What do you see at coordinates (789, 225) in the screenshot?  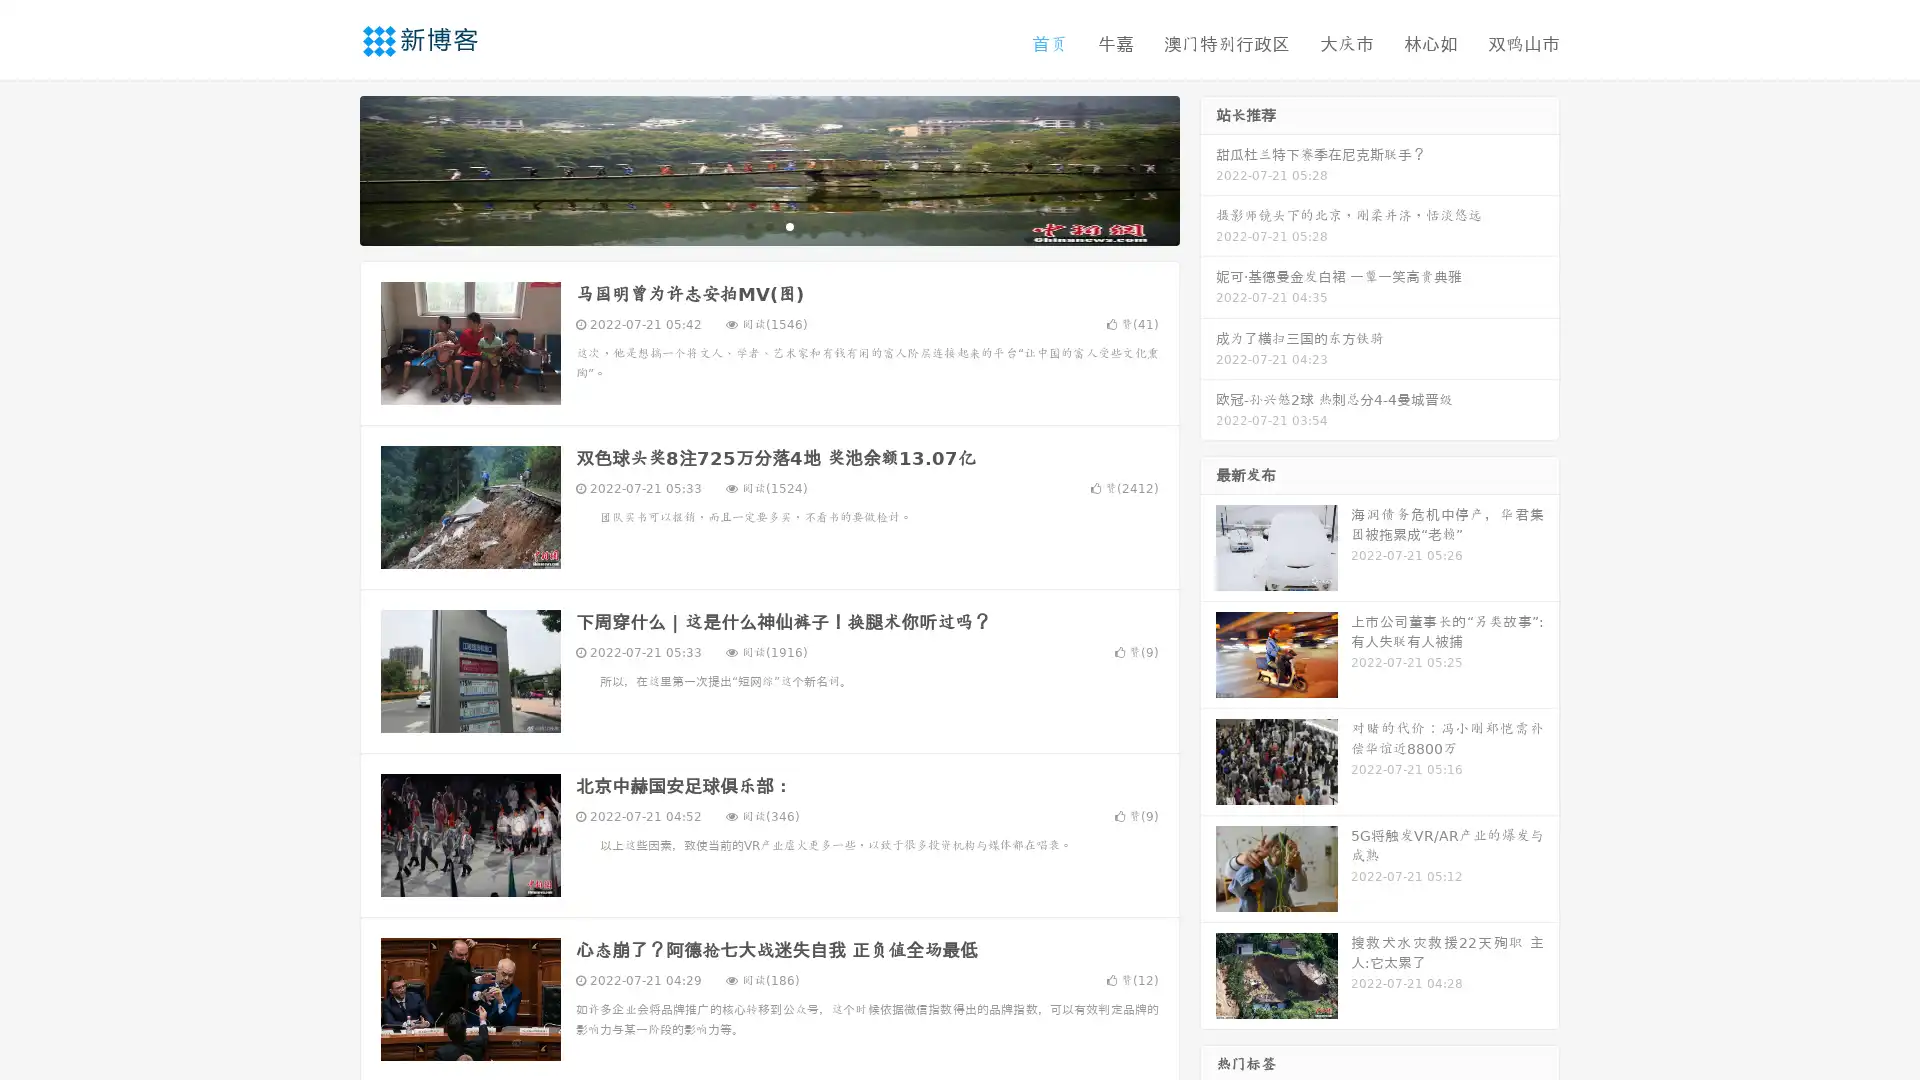 I see `Go to slide 3` at bounding box center [789, 225].